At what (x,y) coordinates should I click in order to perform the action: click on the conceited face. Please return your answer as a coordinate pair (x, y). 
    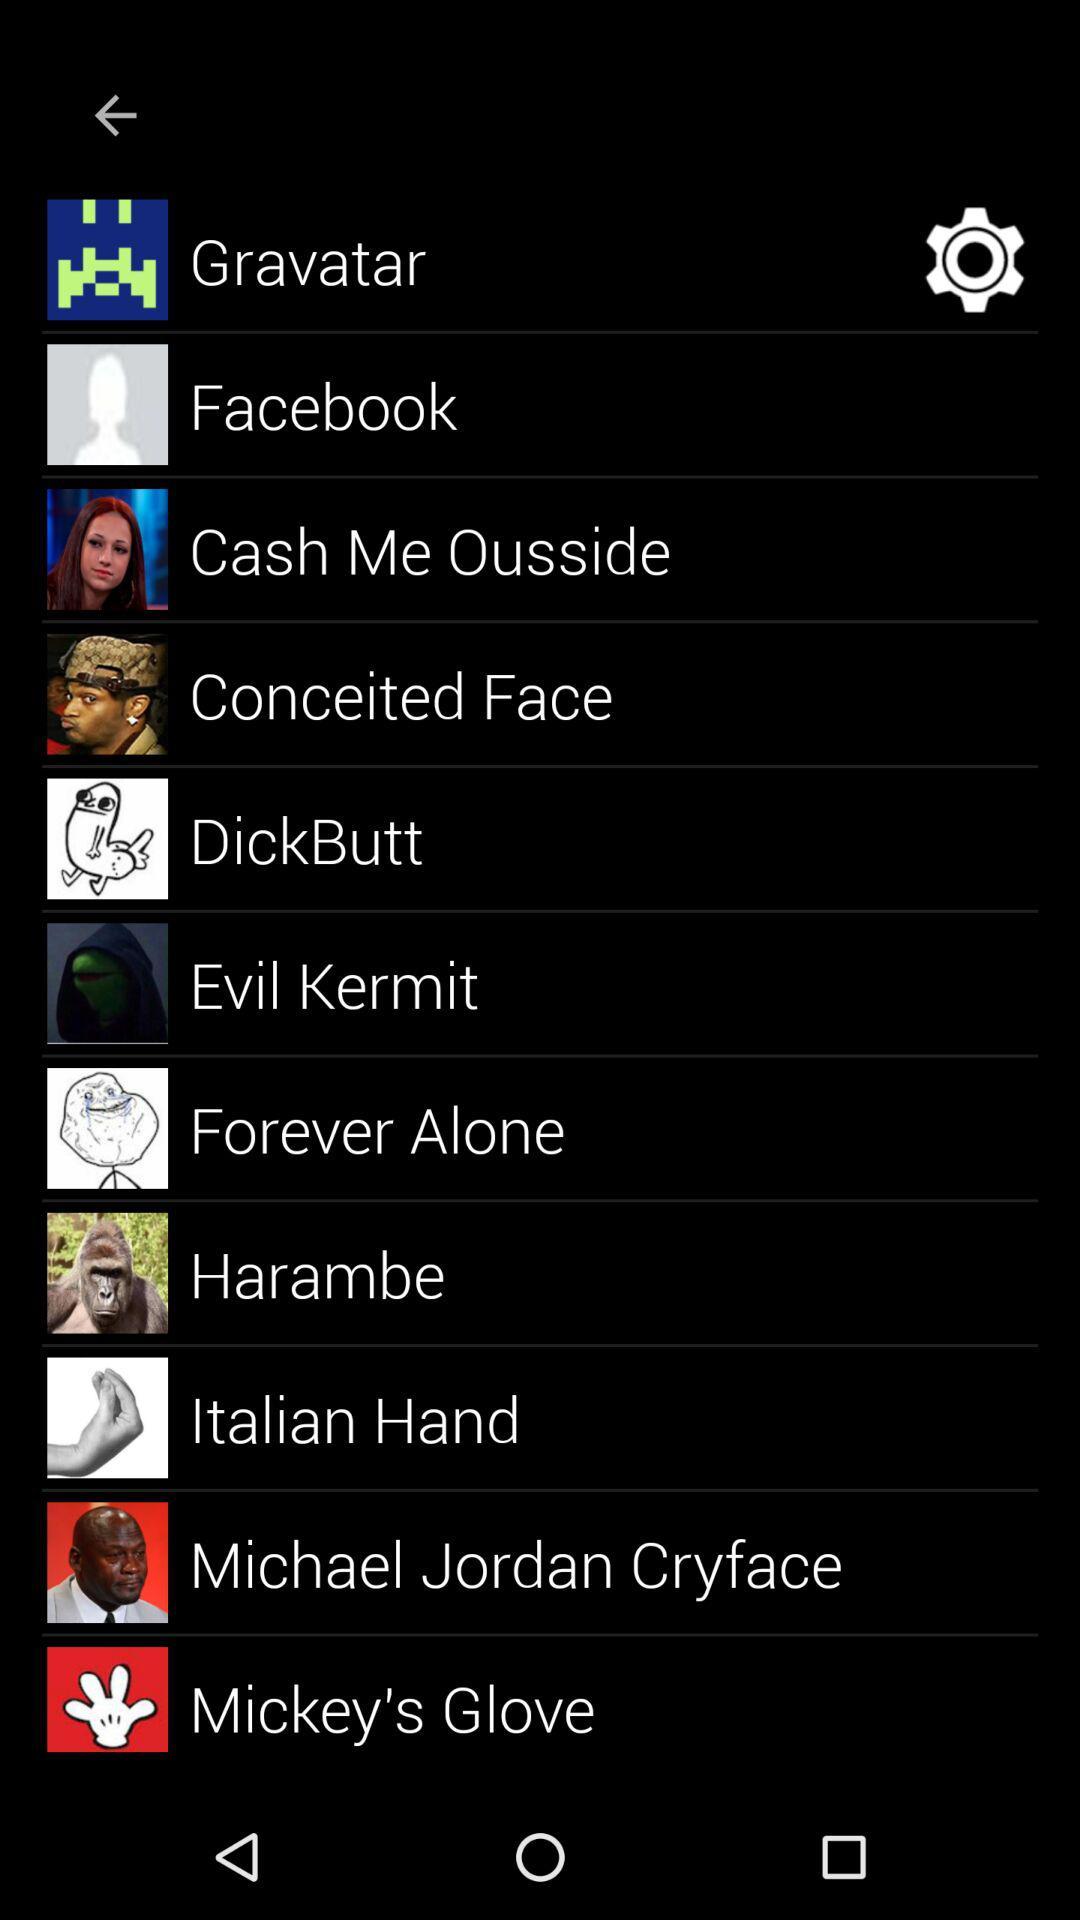
    Looking at the image, I should click on (423, 694).